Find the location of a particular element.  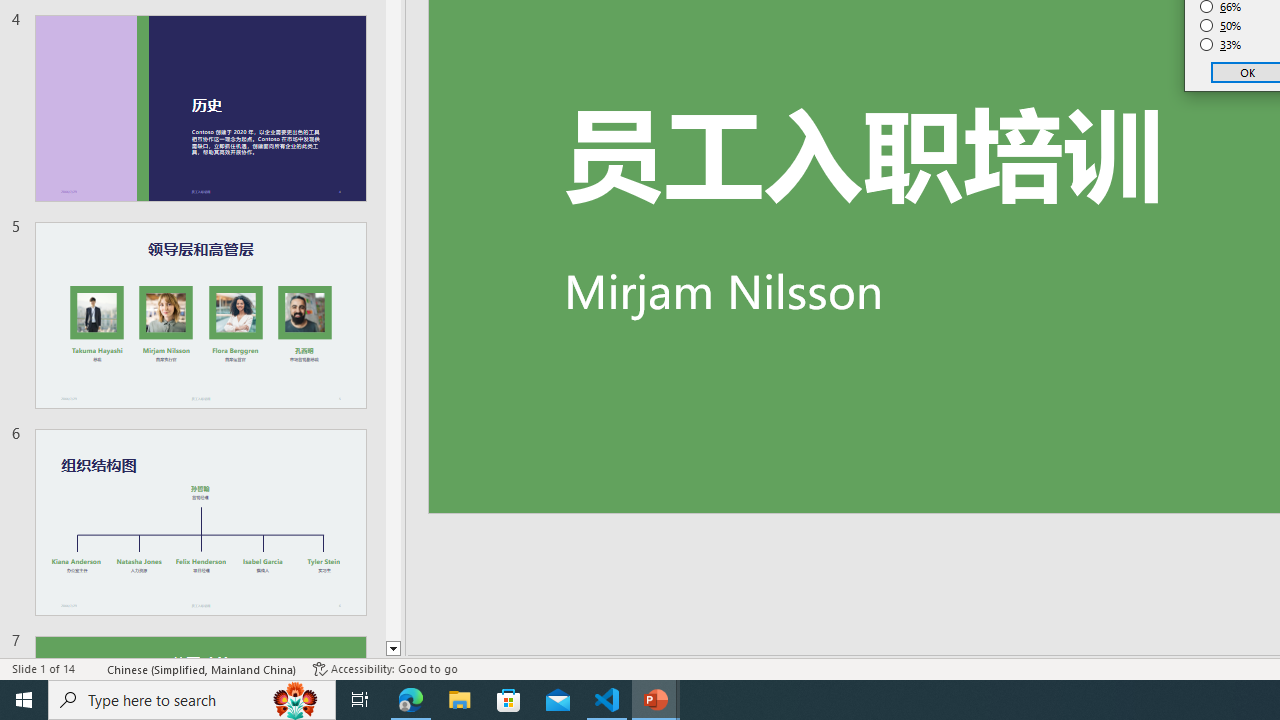

'Accessibility Checker Accessibility: Good to go' is located at coordinates (385, 669).